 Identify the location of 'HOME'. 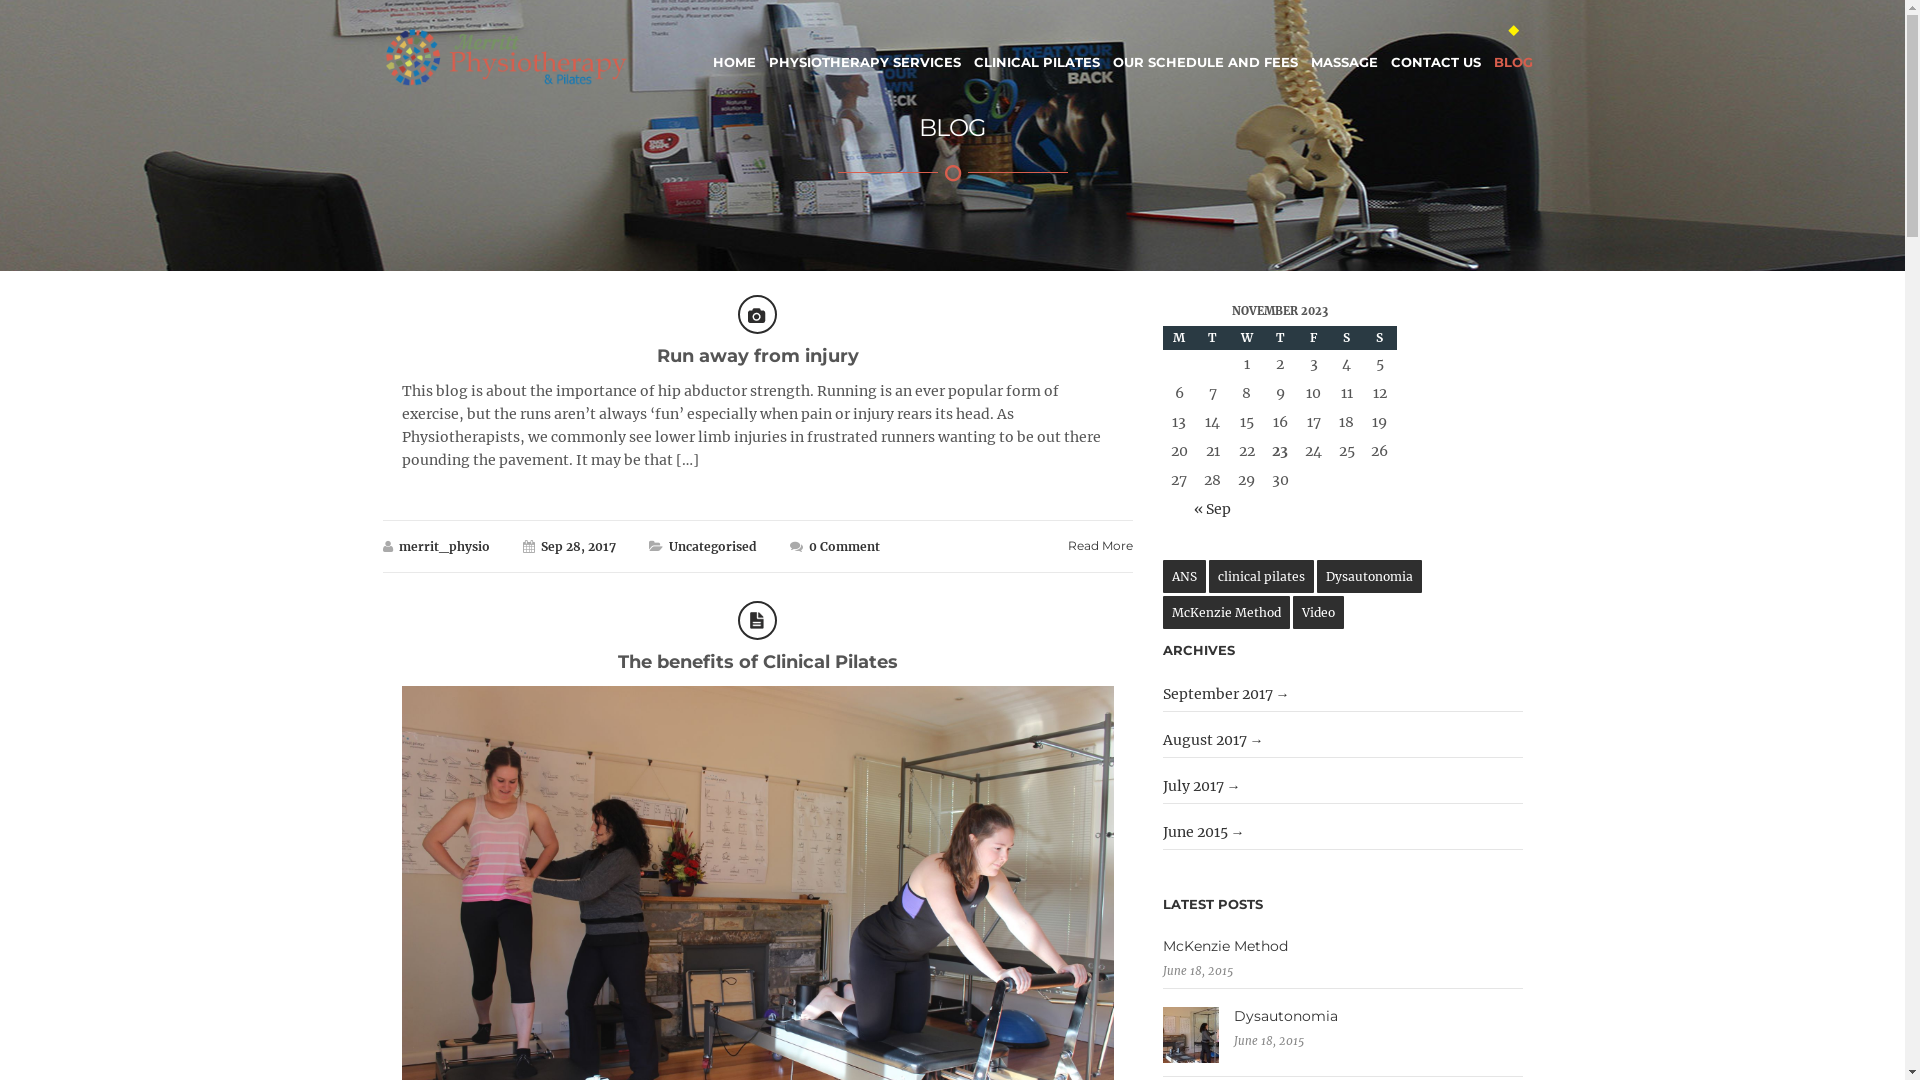
(732, 49).